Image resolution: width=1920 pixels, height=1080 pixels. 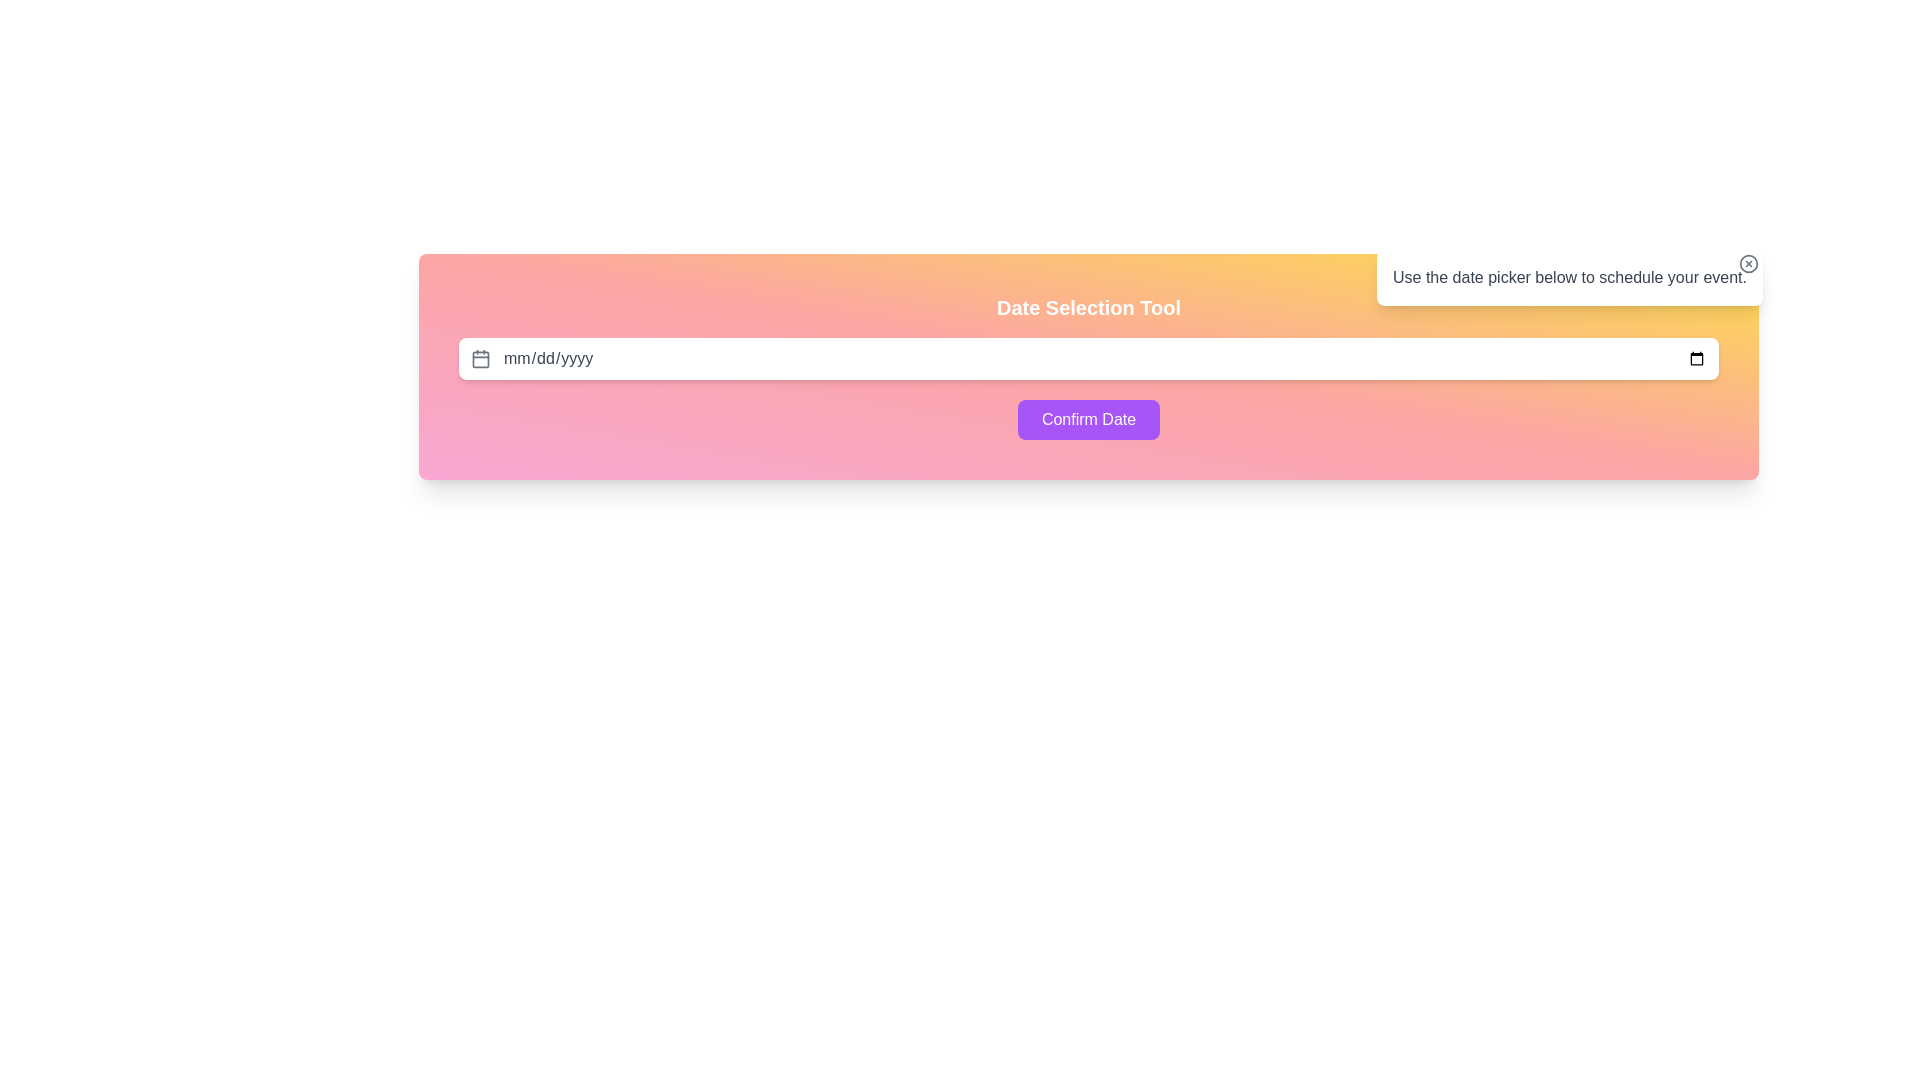 What do you see at coordinates (1747, 262) in the screenshot?
I see `the circular close button with a cross inside, located in the top-right corner of the white informational box that contains the text 'Use the date picker below to schedule your event.'` at bounding box center [1747, 262].